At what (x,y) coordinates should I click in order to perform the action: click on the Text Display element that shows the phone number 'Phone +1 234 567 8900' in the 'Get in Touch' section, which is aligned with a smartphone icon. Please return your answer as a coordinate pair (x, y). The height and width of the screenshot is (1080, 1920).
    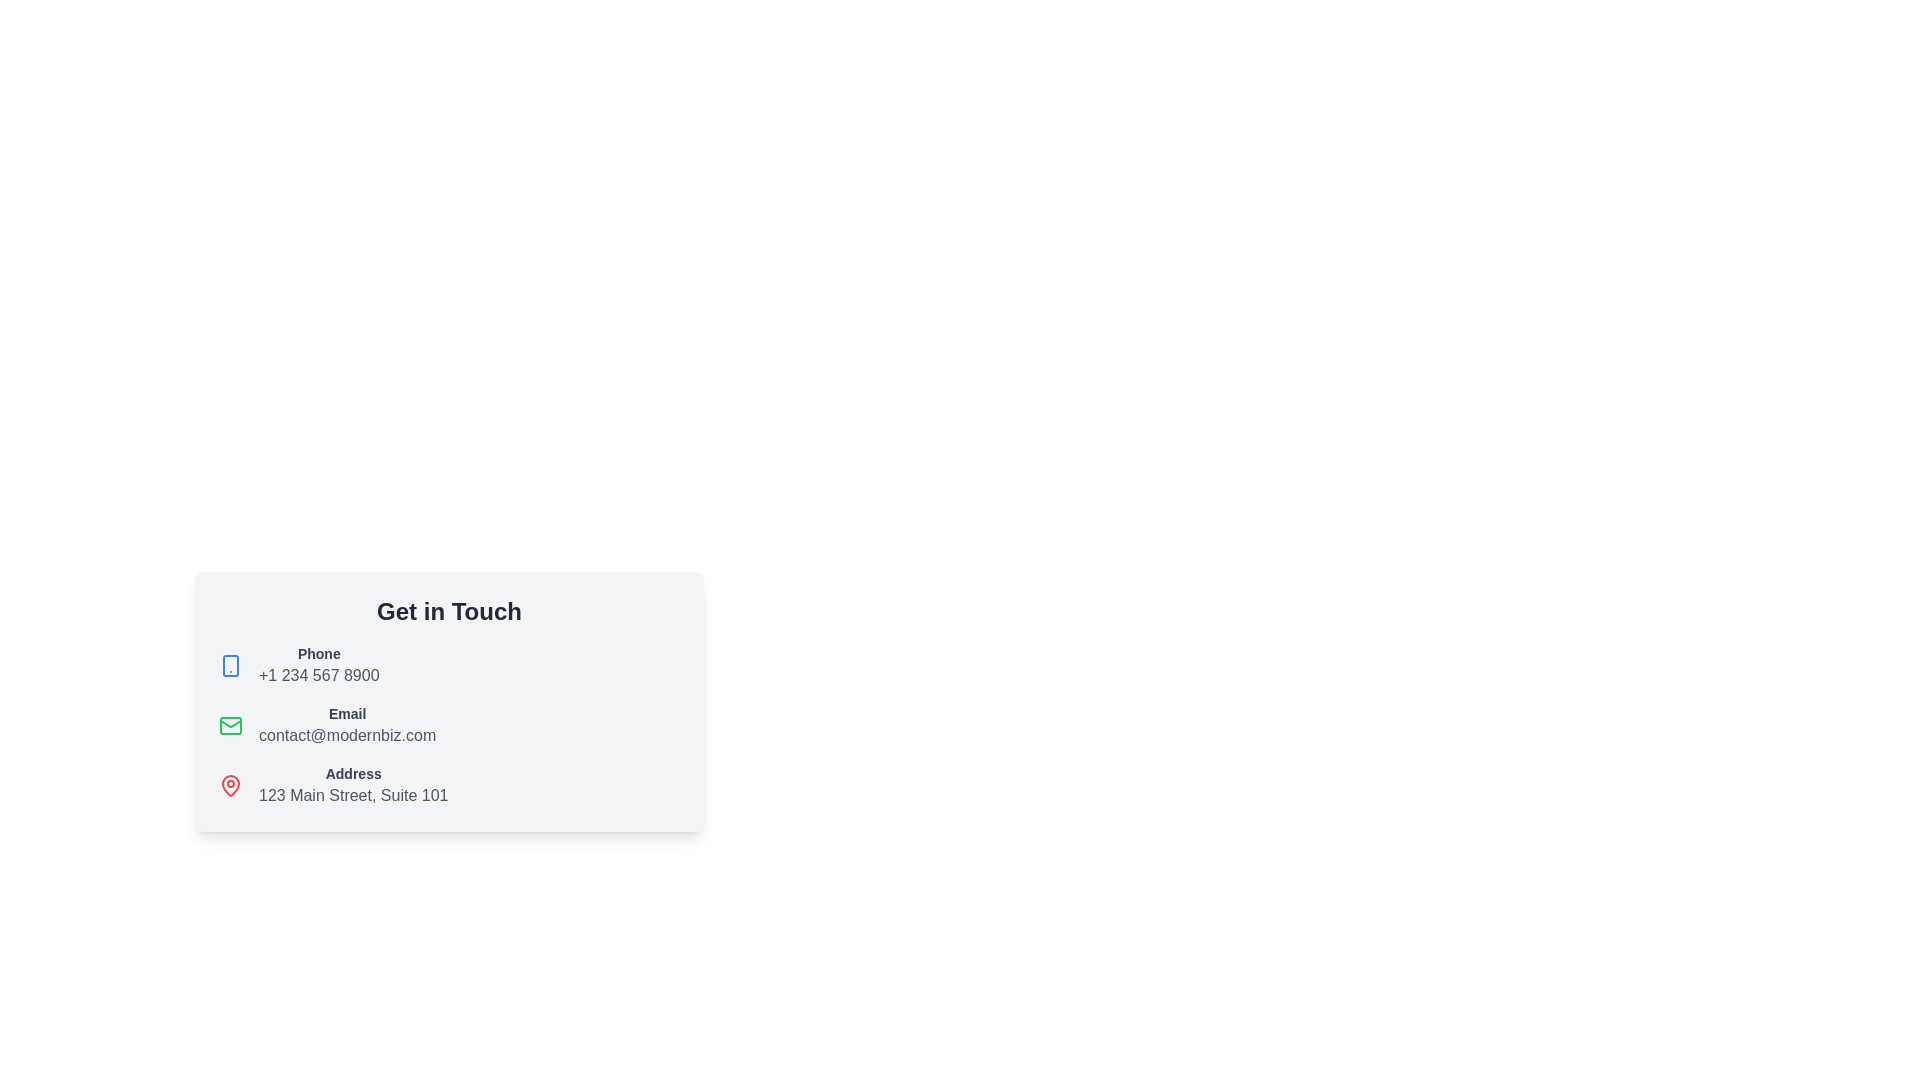
    Looking at the image, I should click on (318, 666).